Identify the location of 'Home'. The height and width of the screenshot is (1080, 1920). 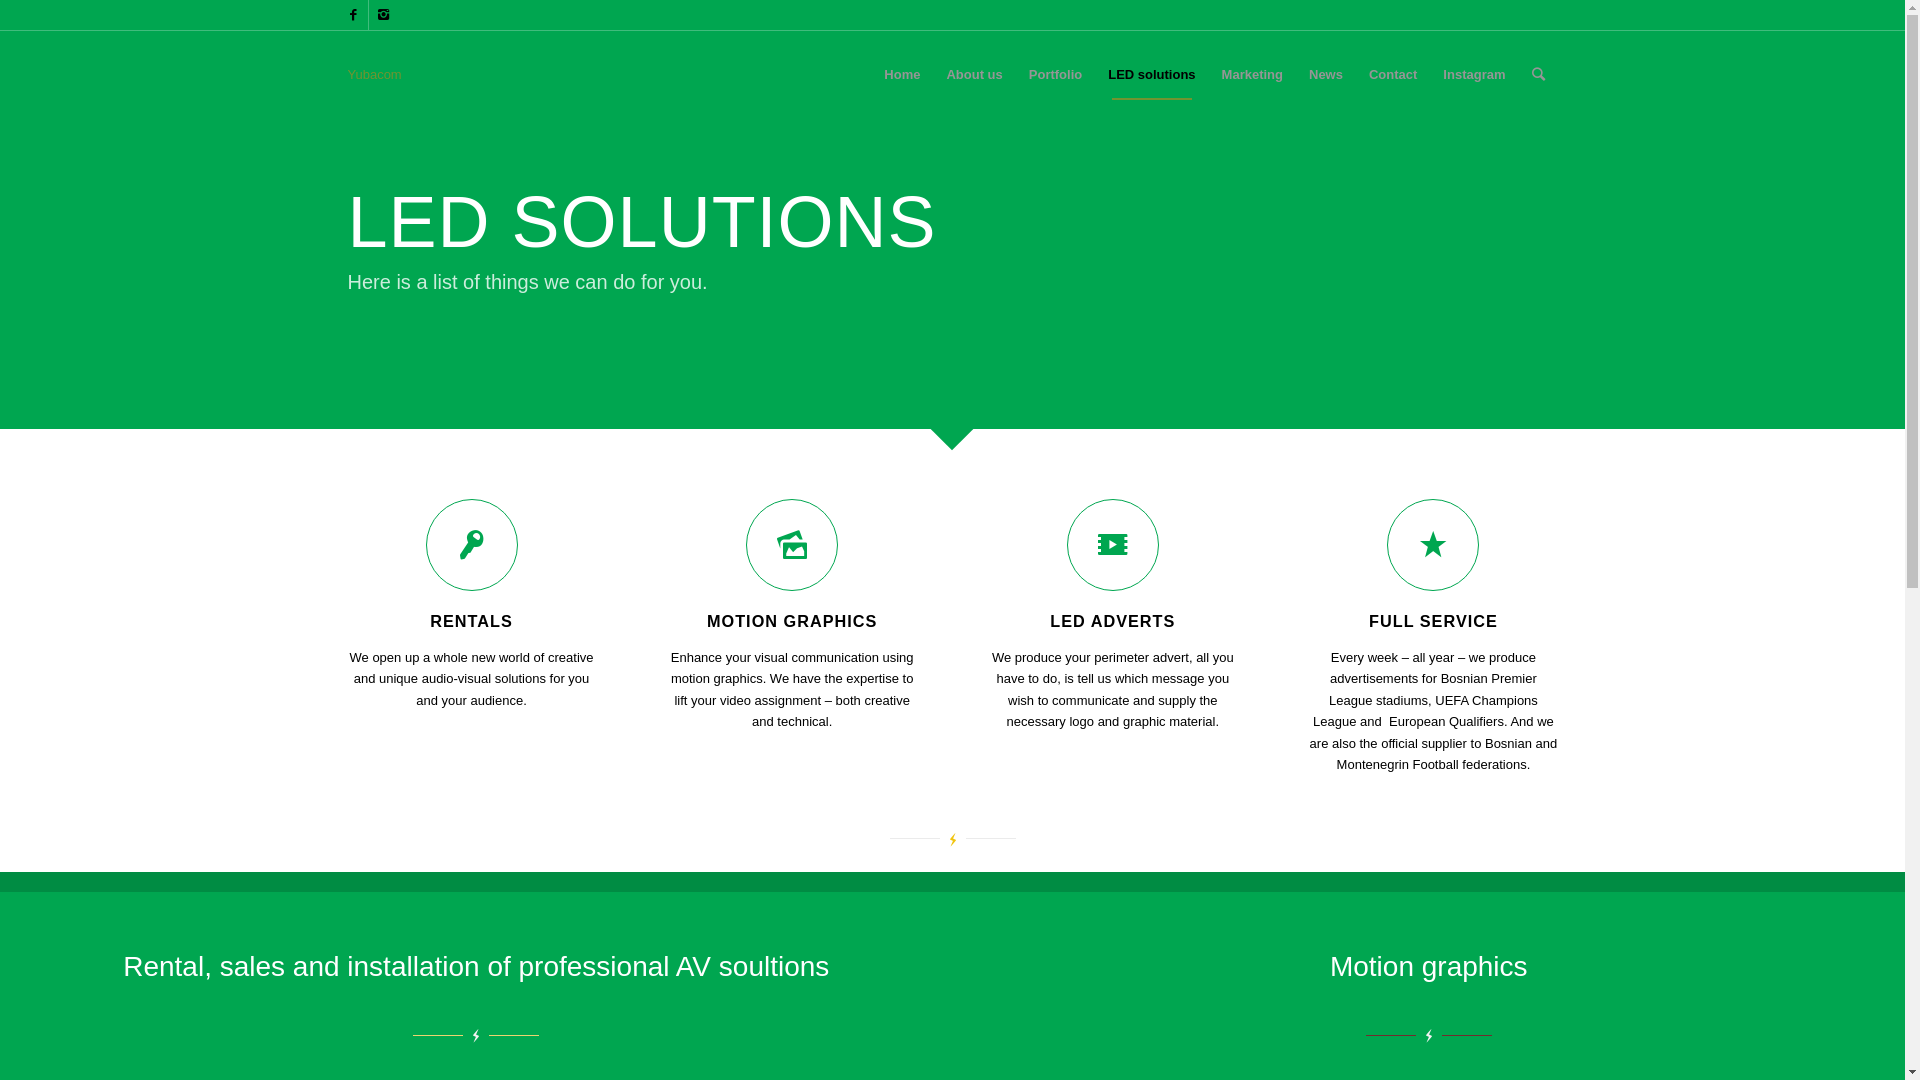
(901, 73).